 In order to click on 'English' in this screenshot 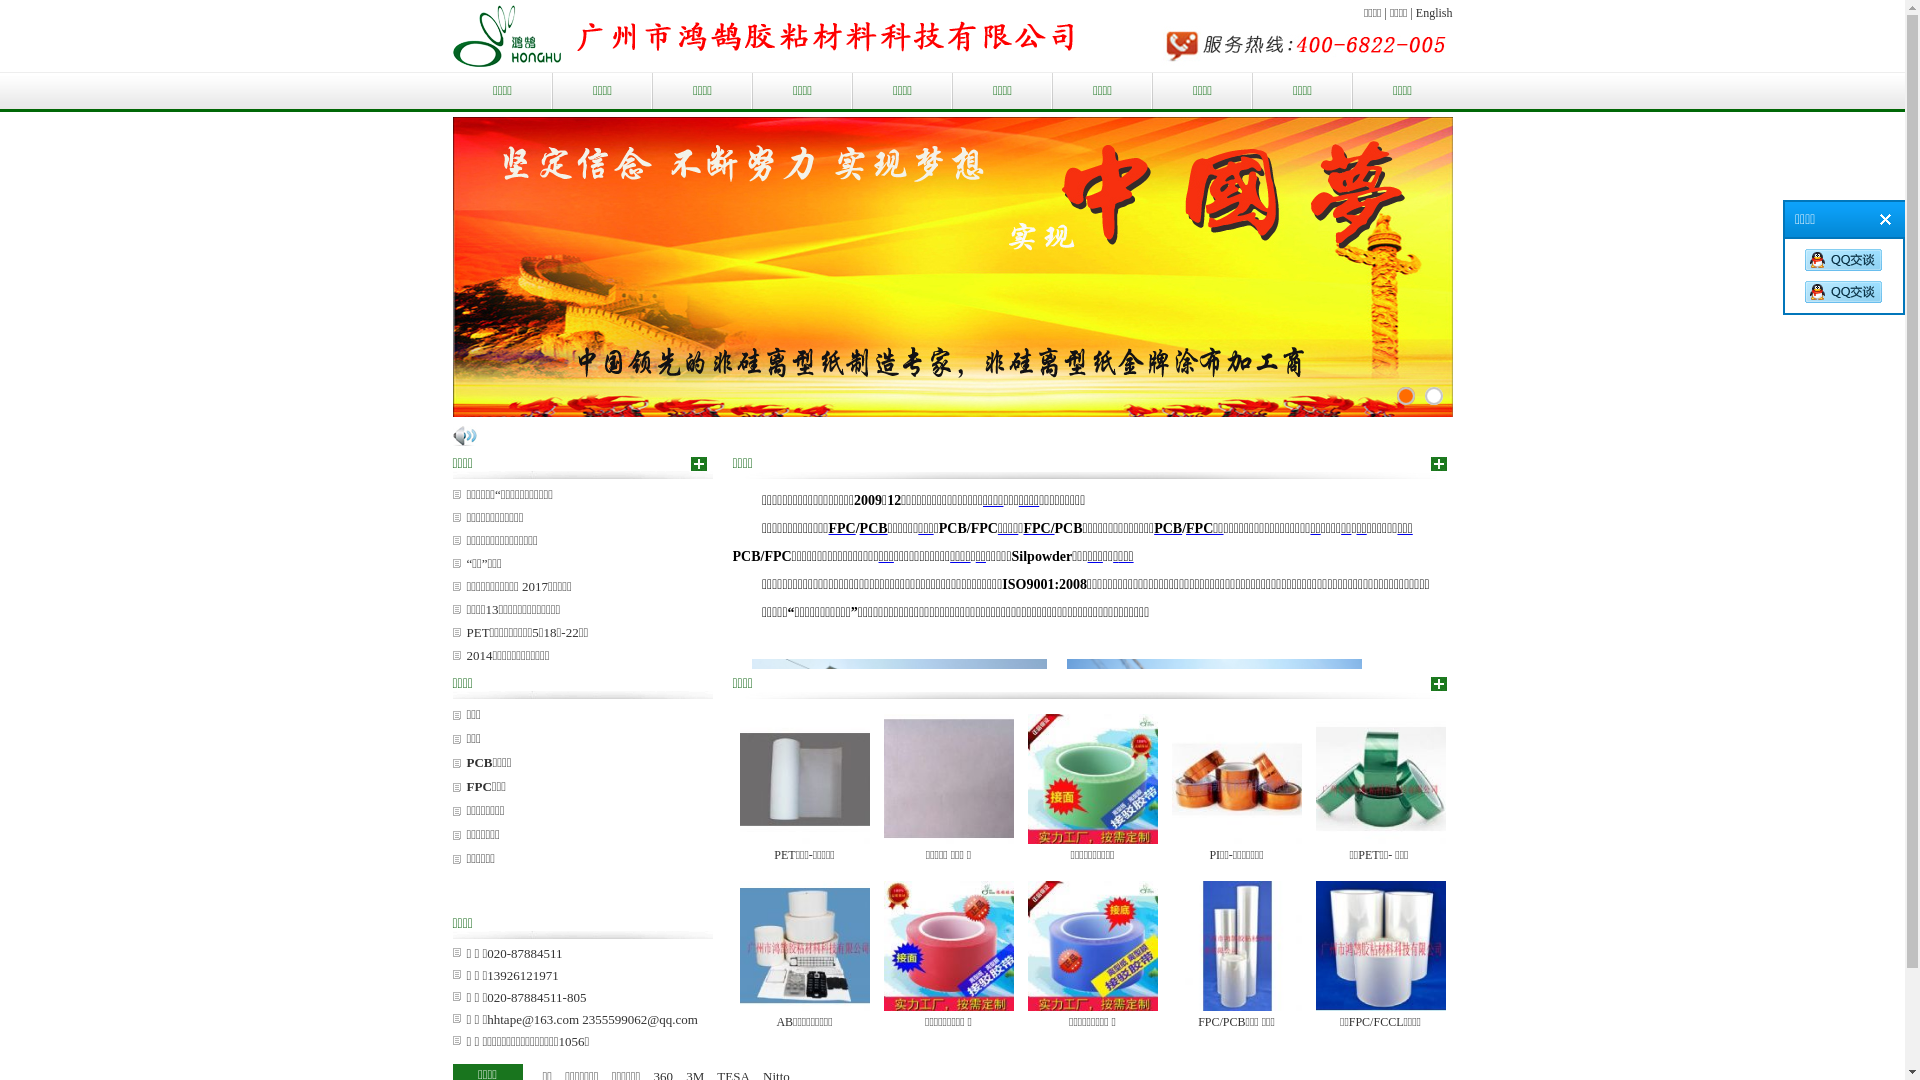, I will do `click(1415, 12)`.